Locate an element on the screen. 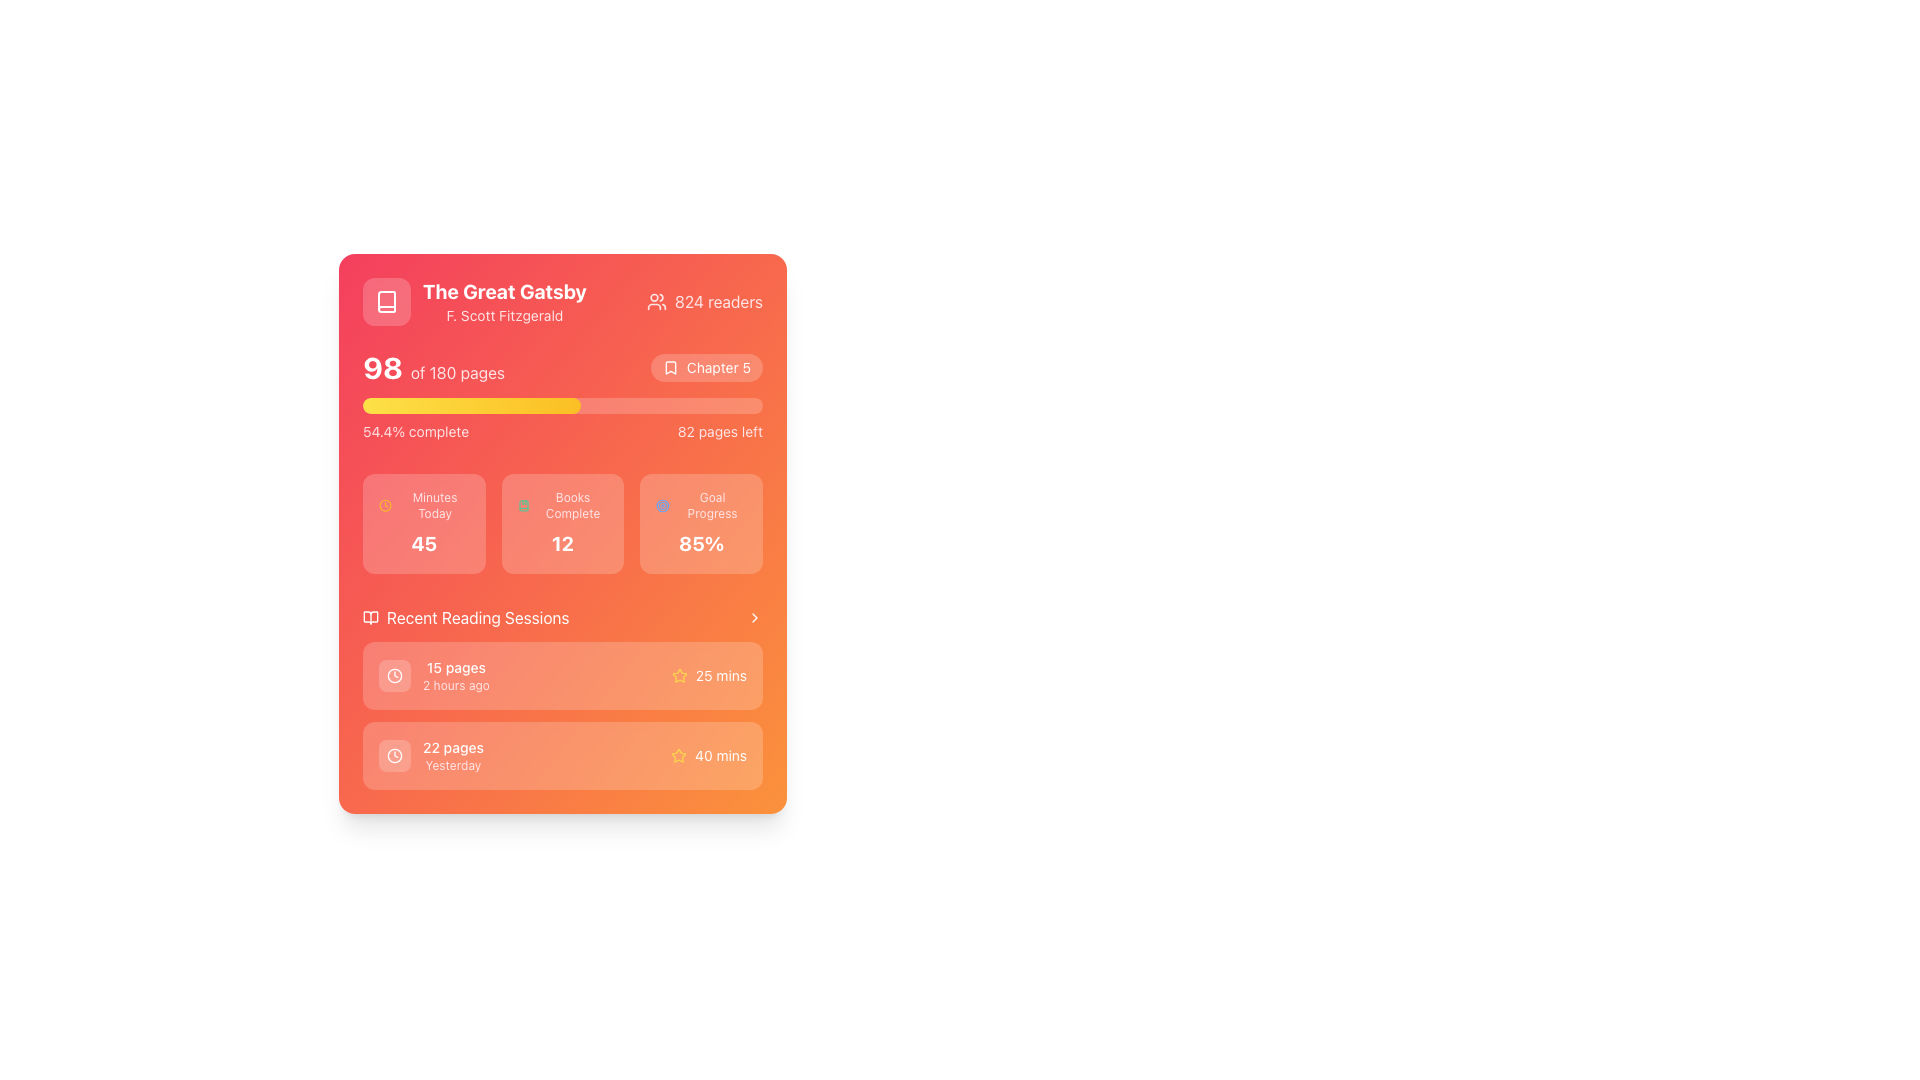 This screenshot has width=1920, height=1080. the decorative book icon located in the upper left section of the card module, adjacent to the title 'The Great Gatsby' and the author's name is located at coordinates (370, 616).